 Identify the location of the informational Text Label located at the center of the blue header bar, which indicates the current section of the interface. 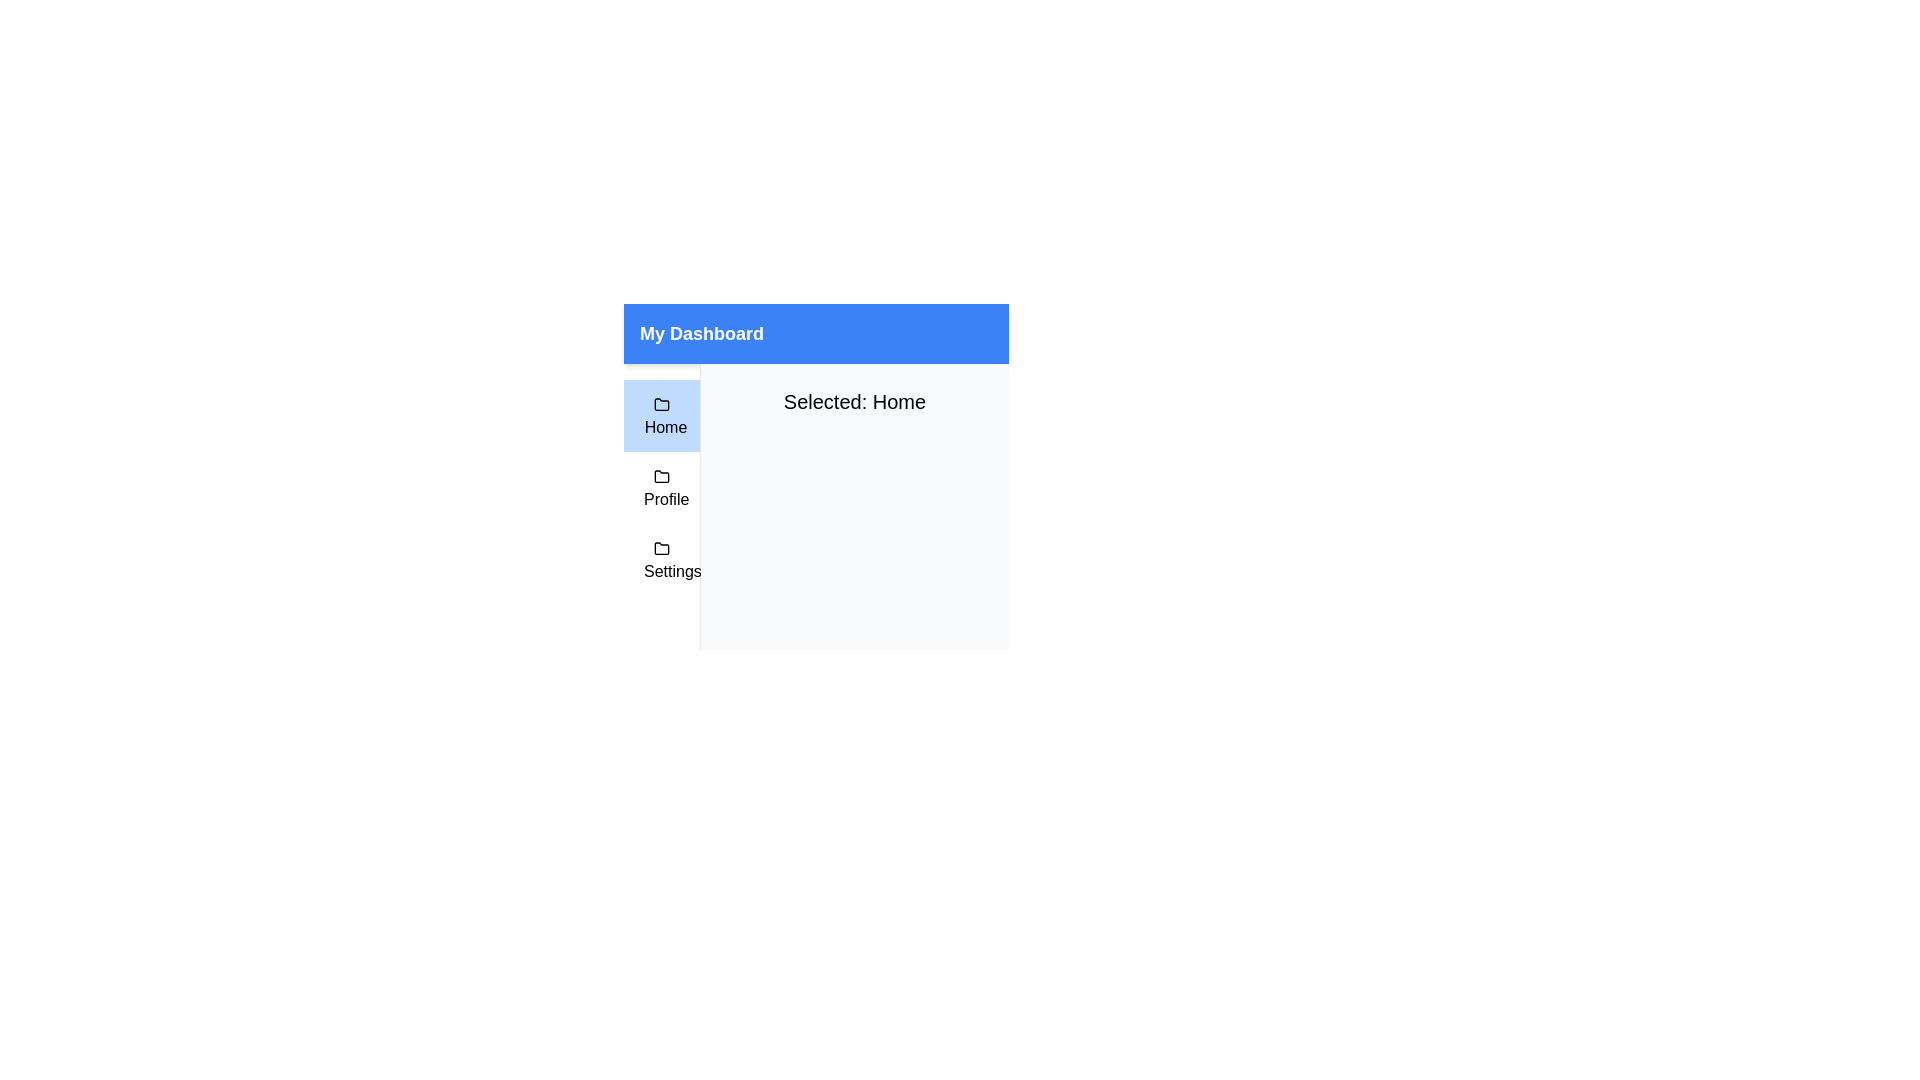
(701, 333).